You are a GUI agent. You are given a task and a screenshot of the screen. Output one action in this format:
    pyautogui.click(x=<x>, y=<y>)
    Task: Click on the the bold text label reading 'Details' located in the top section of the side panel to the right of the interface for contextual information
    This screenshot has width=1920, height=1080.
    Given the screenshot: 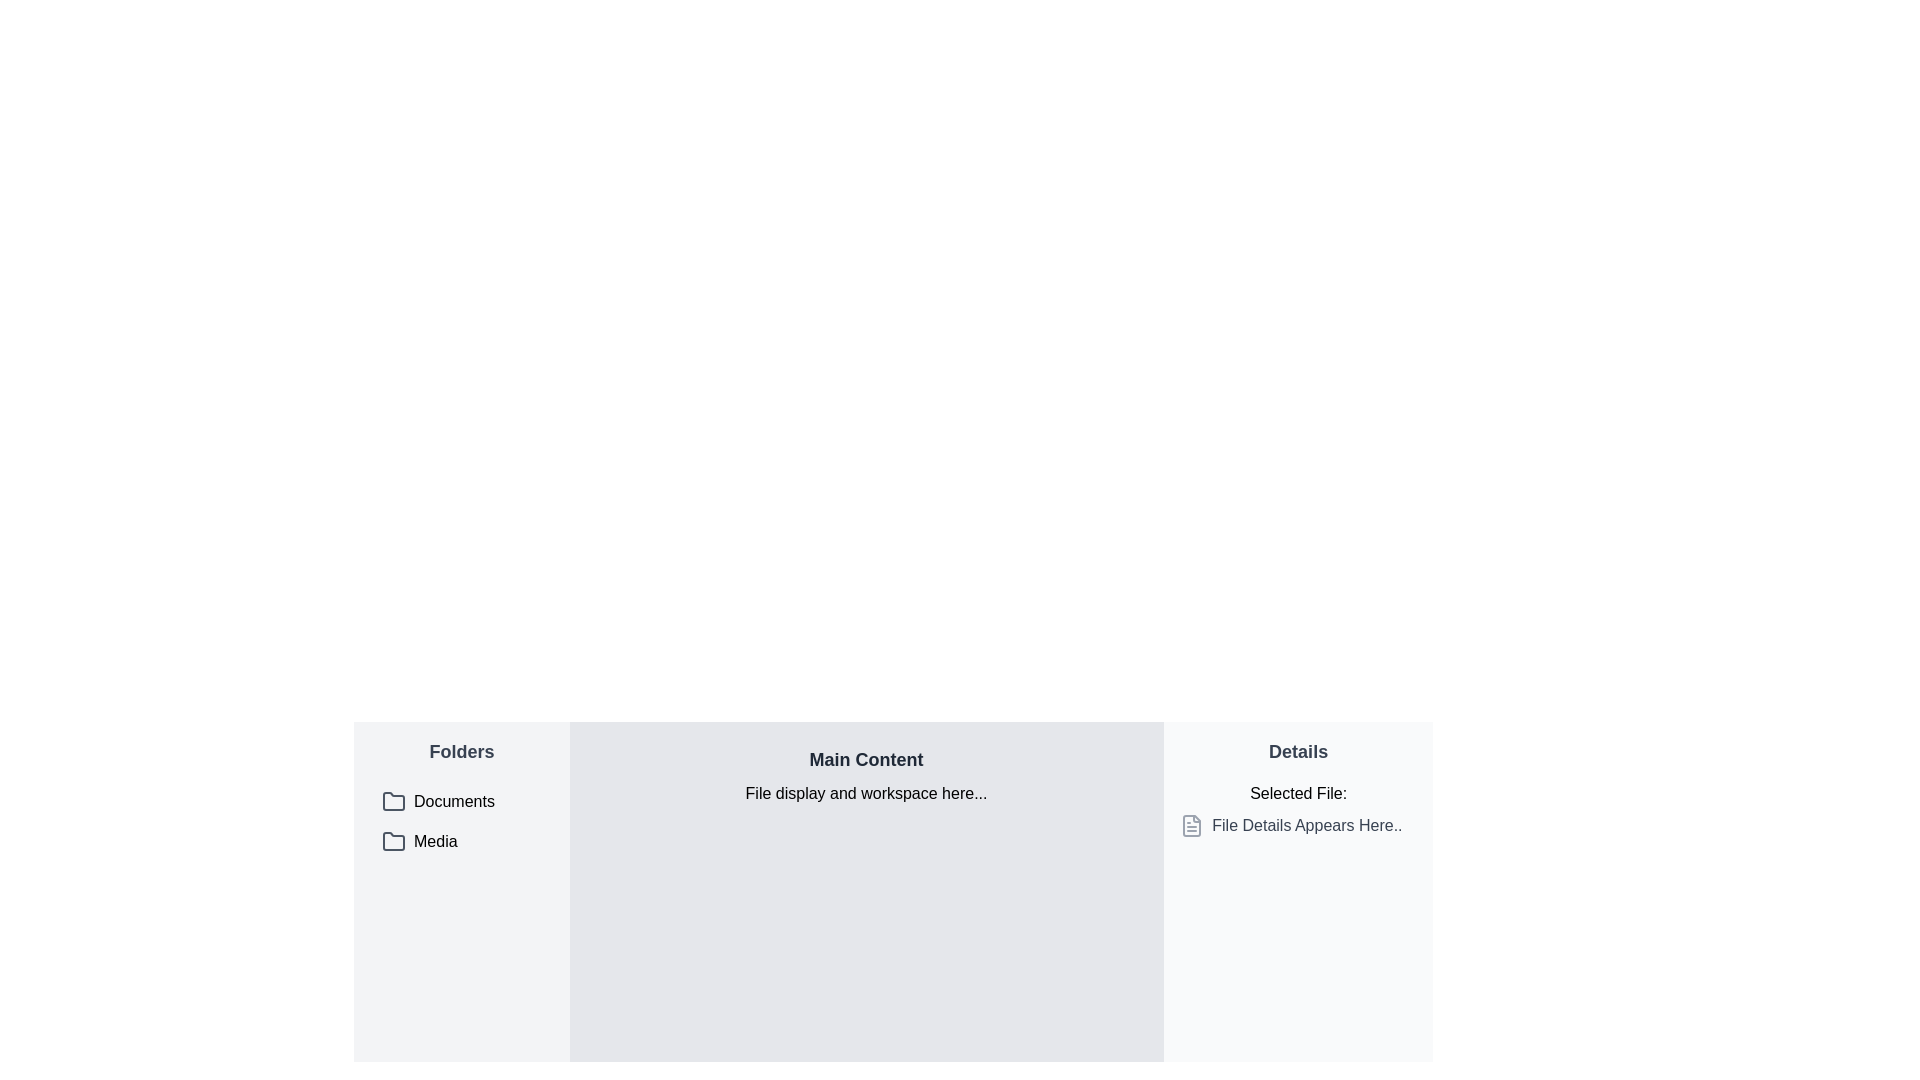 What is the action you would take?
    pyautogui.click(x=1298, y=752)
    